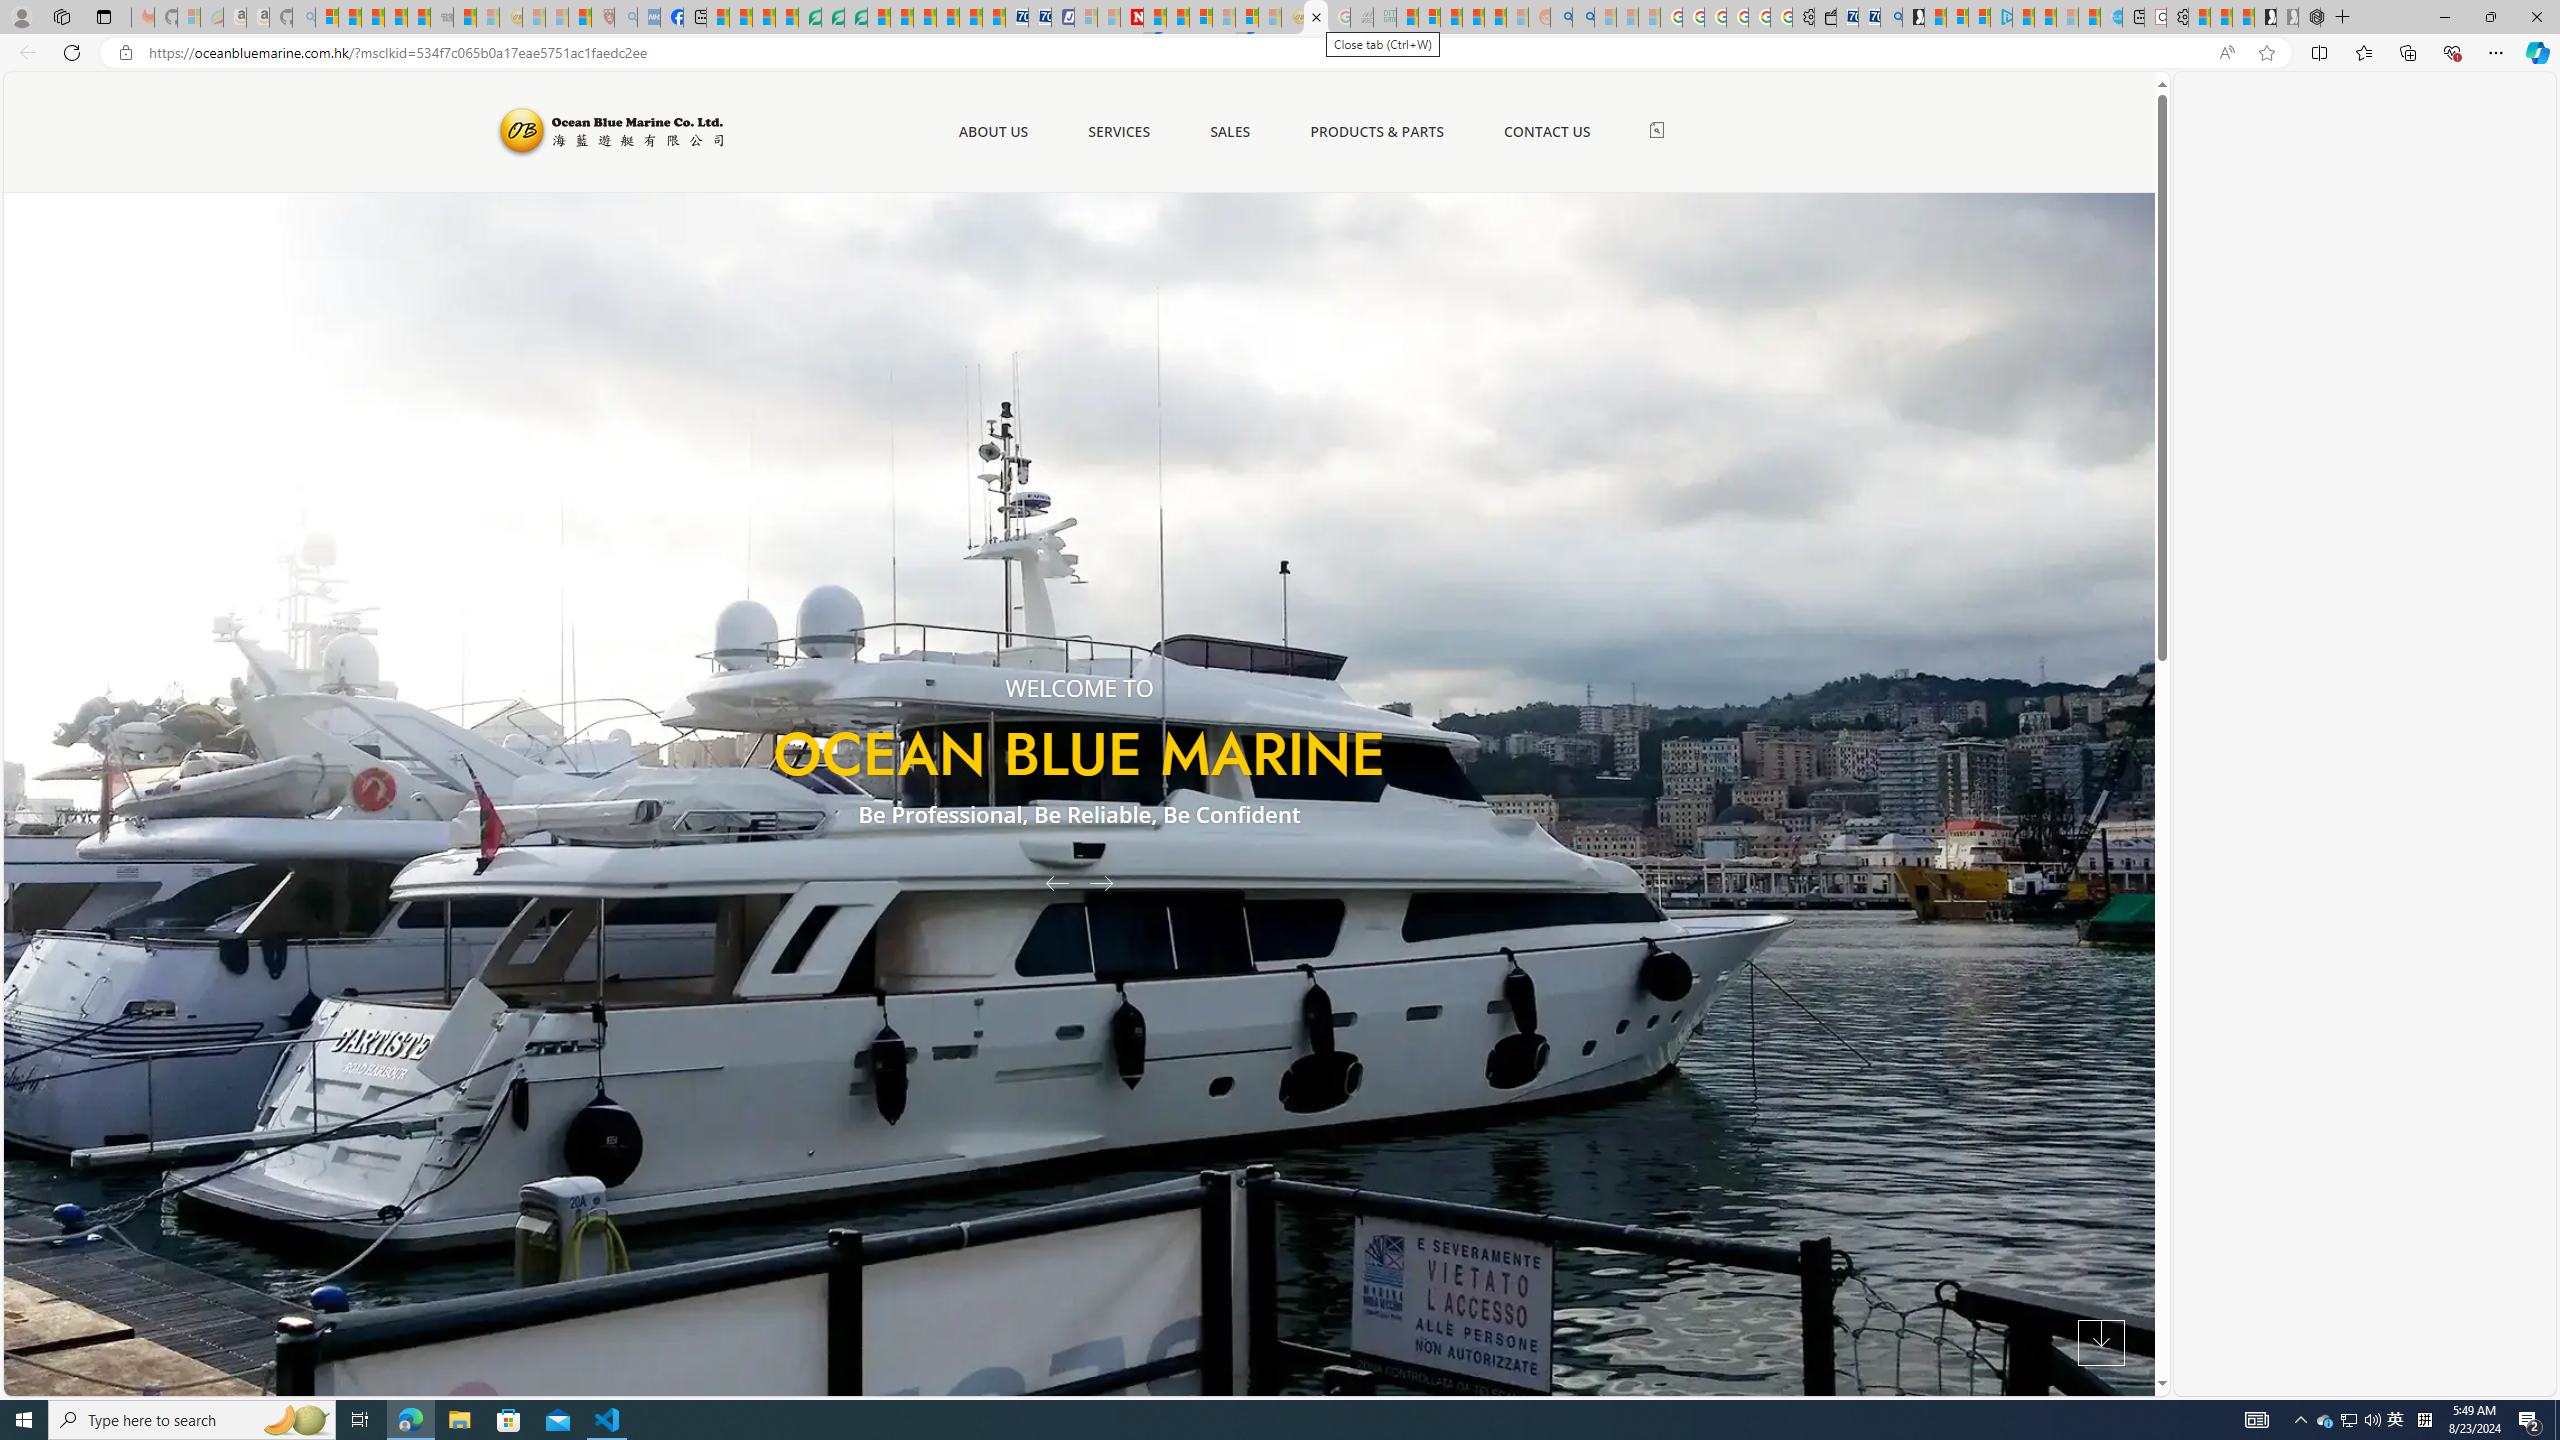 The image size is (2560, 1440). Describe the element at coordinates (1377, 130) in the screenshot. I see `'PRODUCTS & PARTS'` at that location.